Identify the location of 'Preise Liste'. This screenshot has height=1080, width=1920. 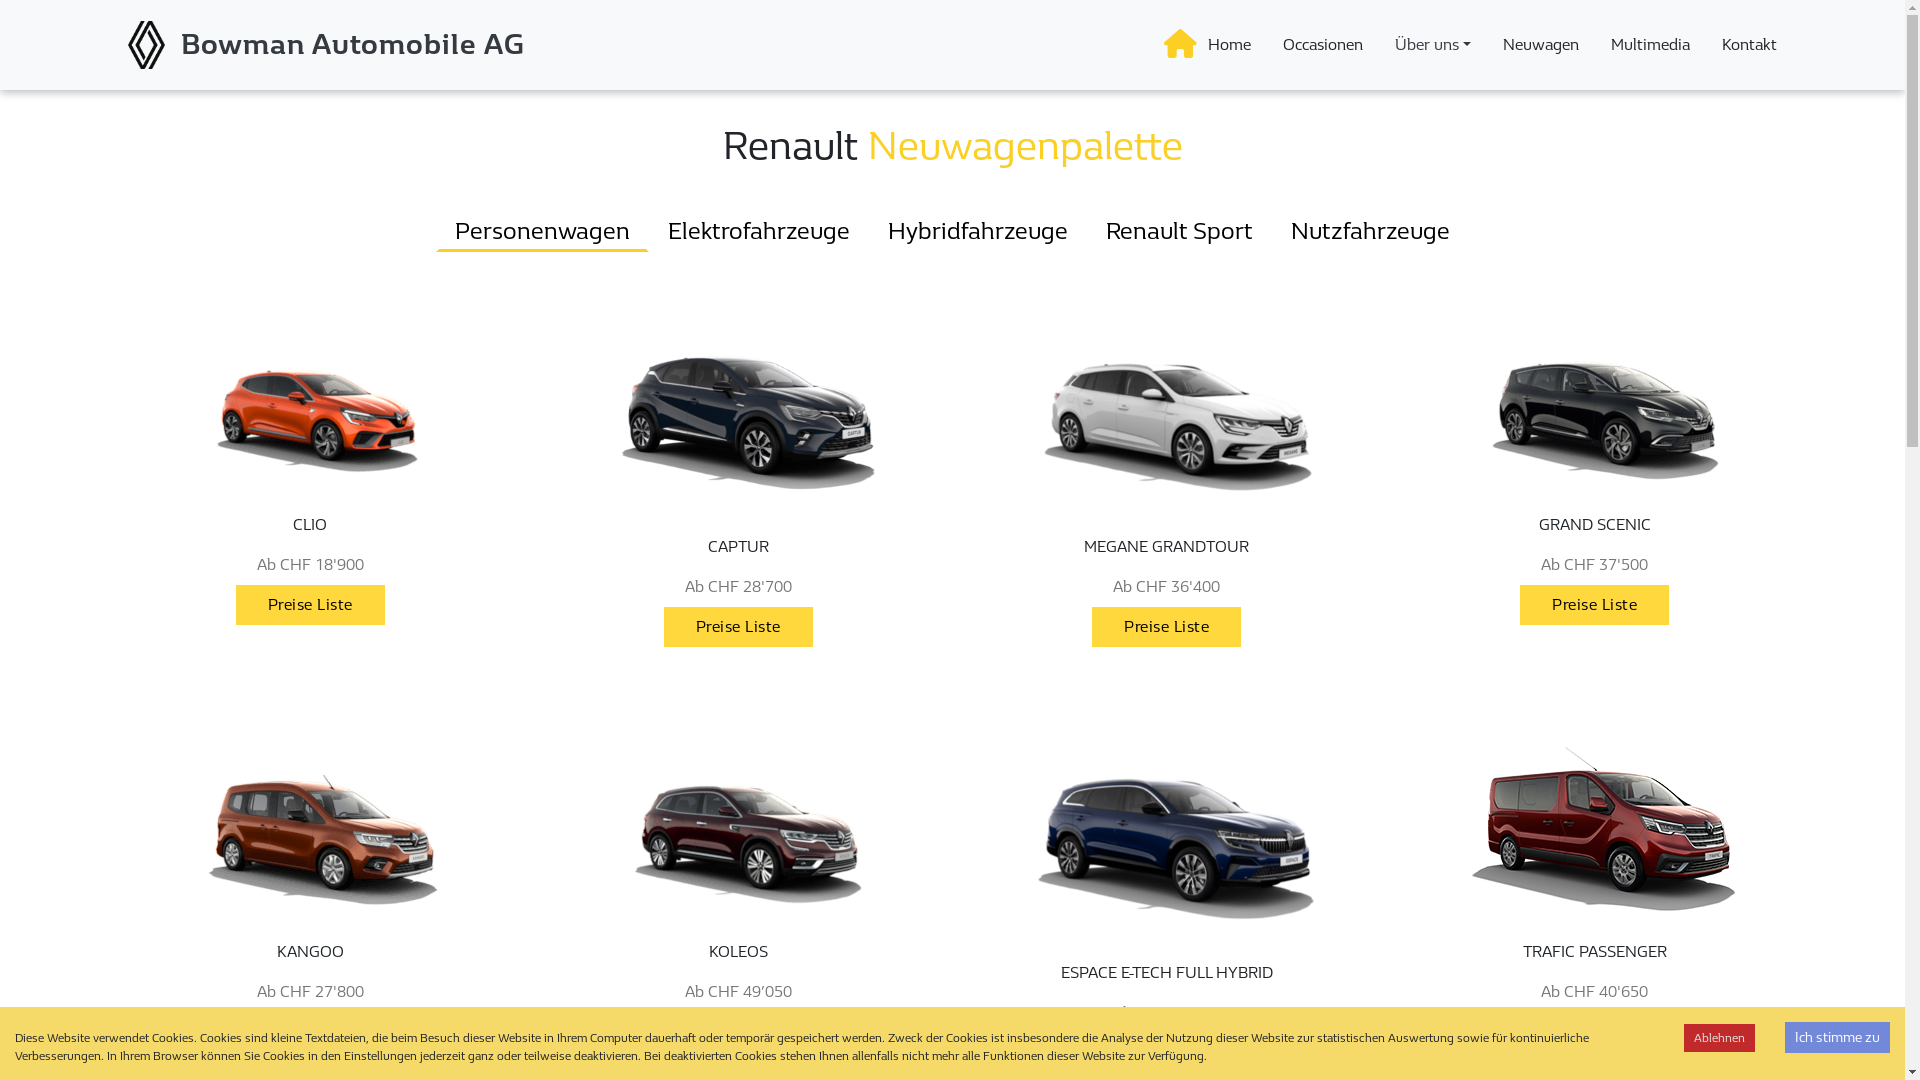
(1593, 604).